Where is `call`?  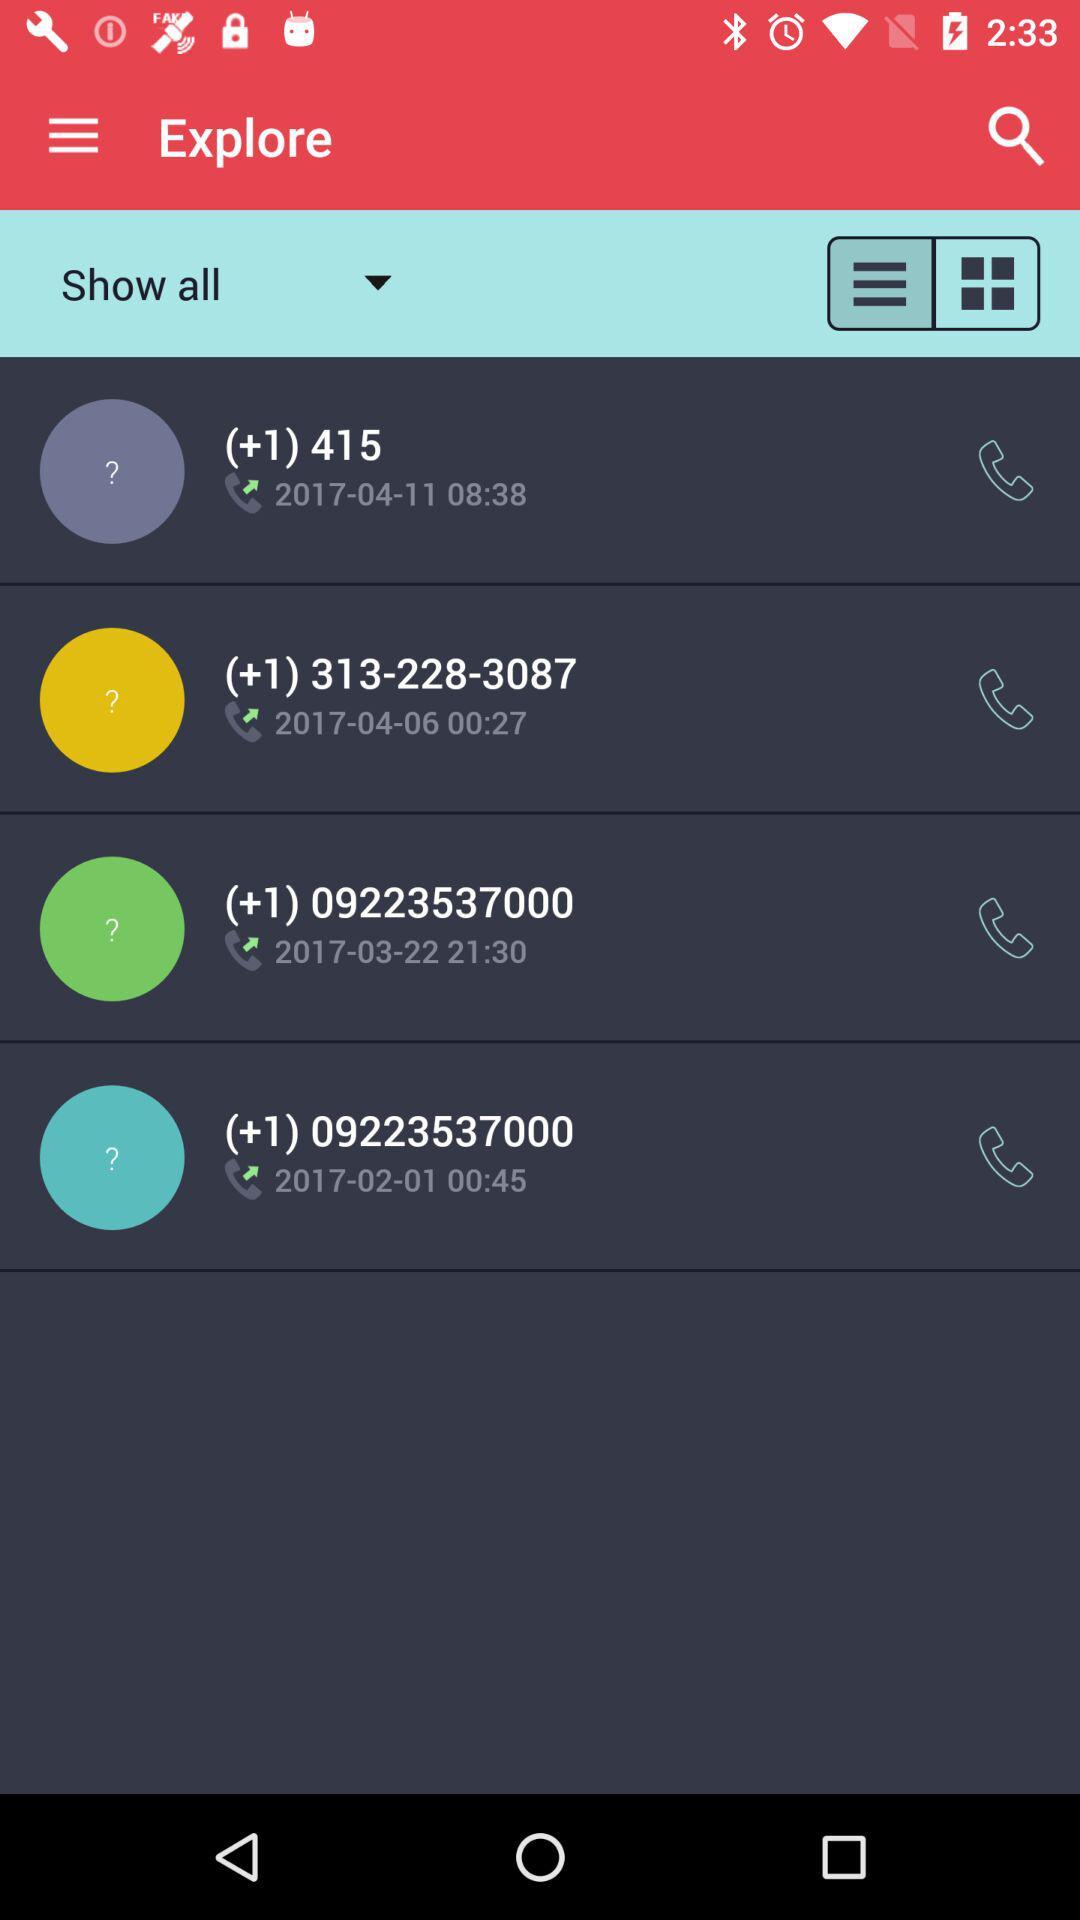
call is located at coordinates (1006, 927).